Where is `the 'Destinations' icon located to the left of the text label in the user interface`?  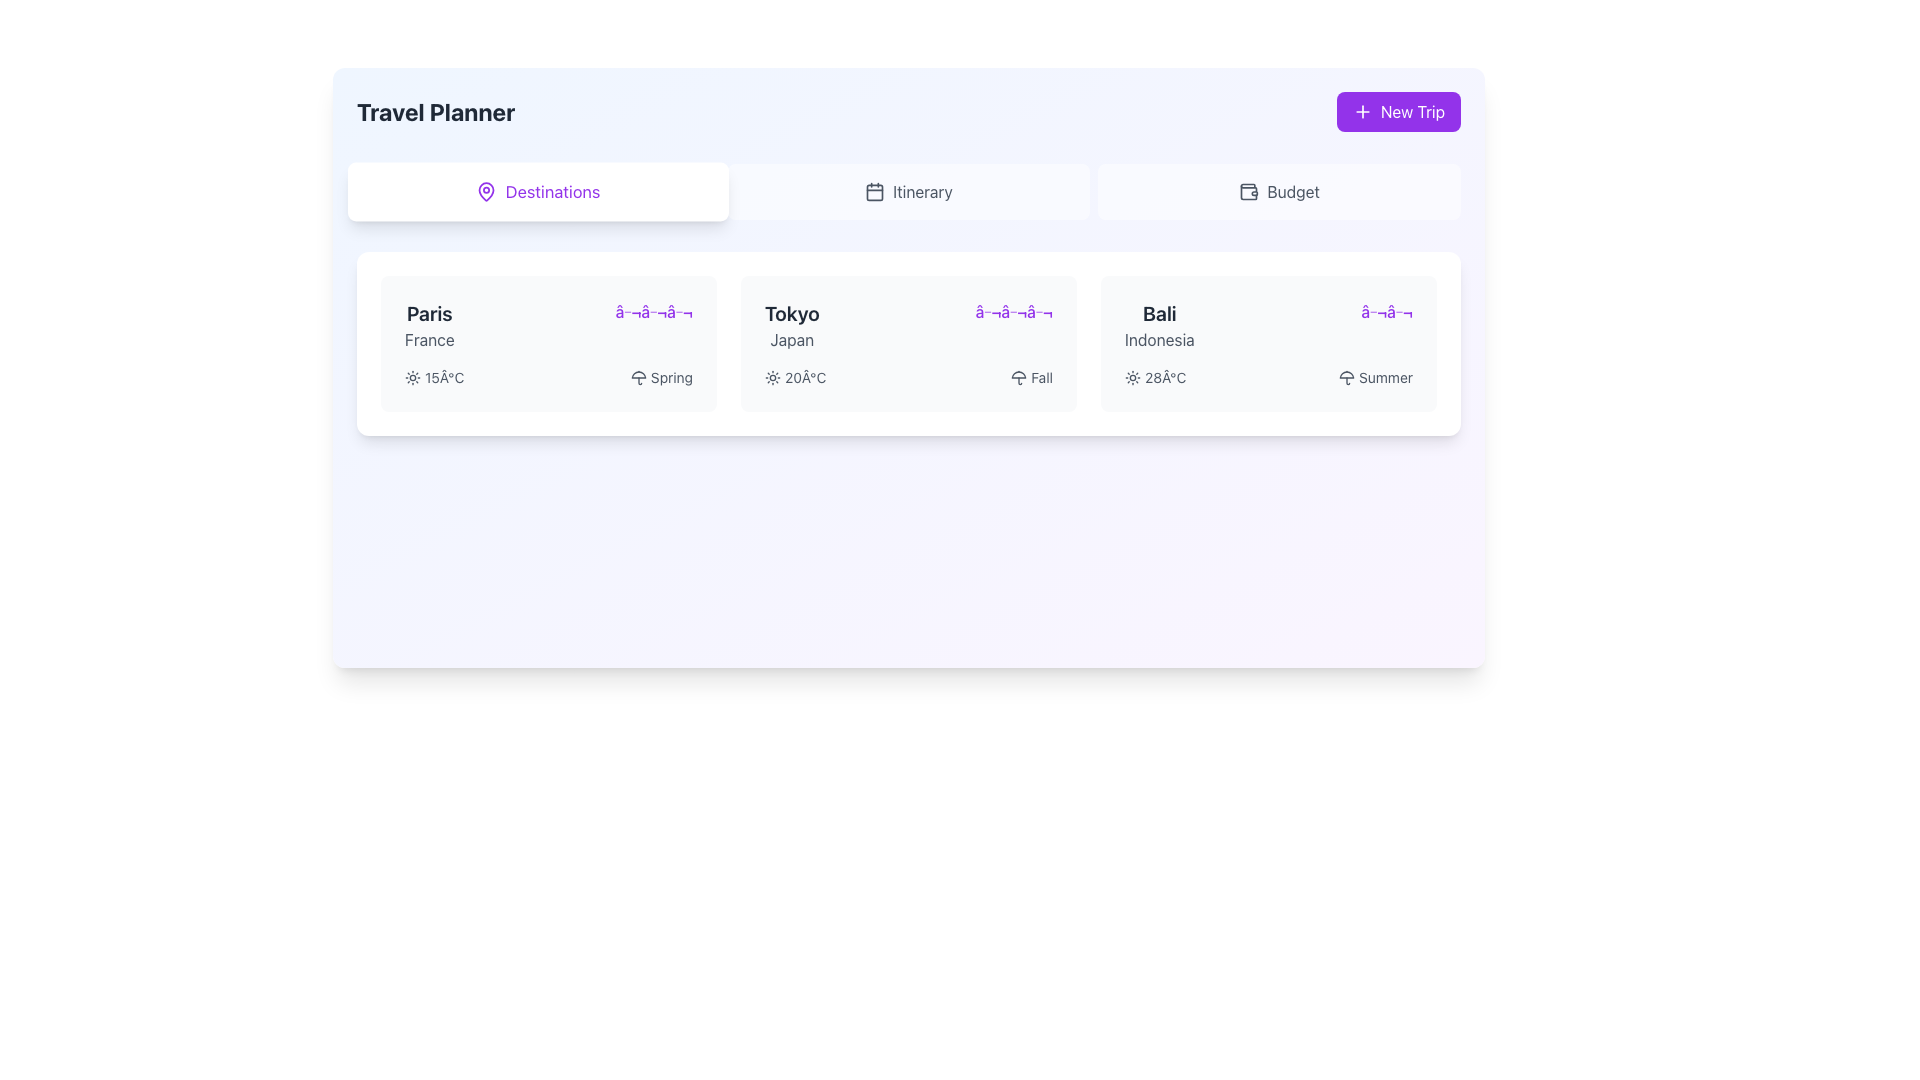
the 'Destinations' icon located to the left of the text label in the user interface is located at coordinates (486, 192).